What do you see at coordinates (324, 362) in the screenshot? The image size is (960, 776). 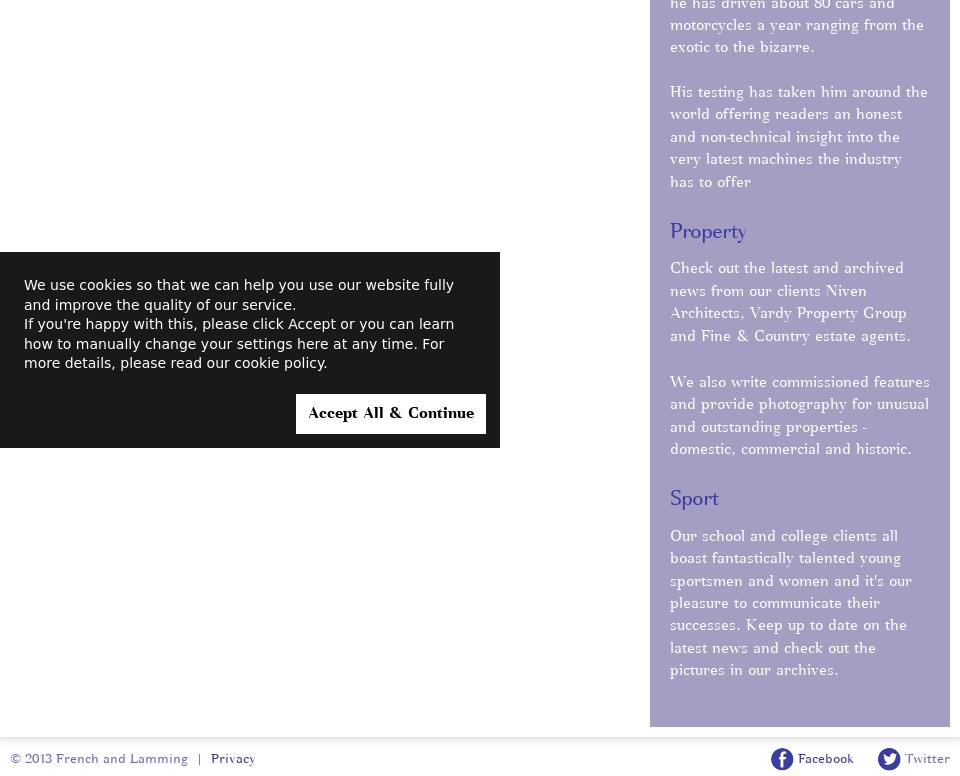 I see `'.'` at bounding box center [324, 362].